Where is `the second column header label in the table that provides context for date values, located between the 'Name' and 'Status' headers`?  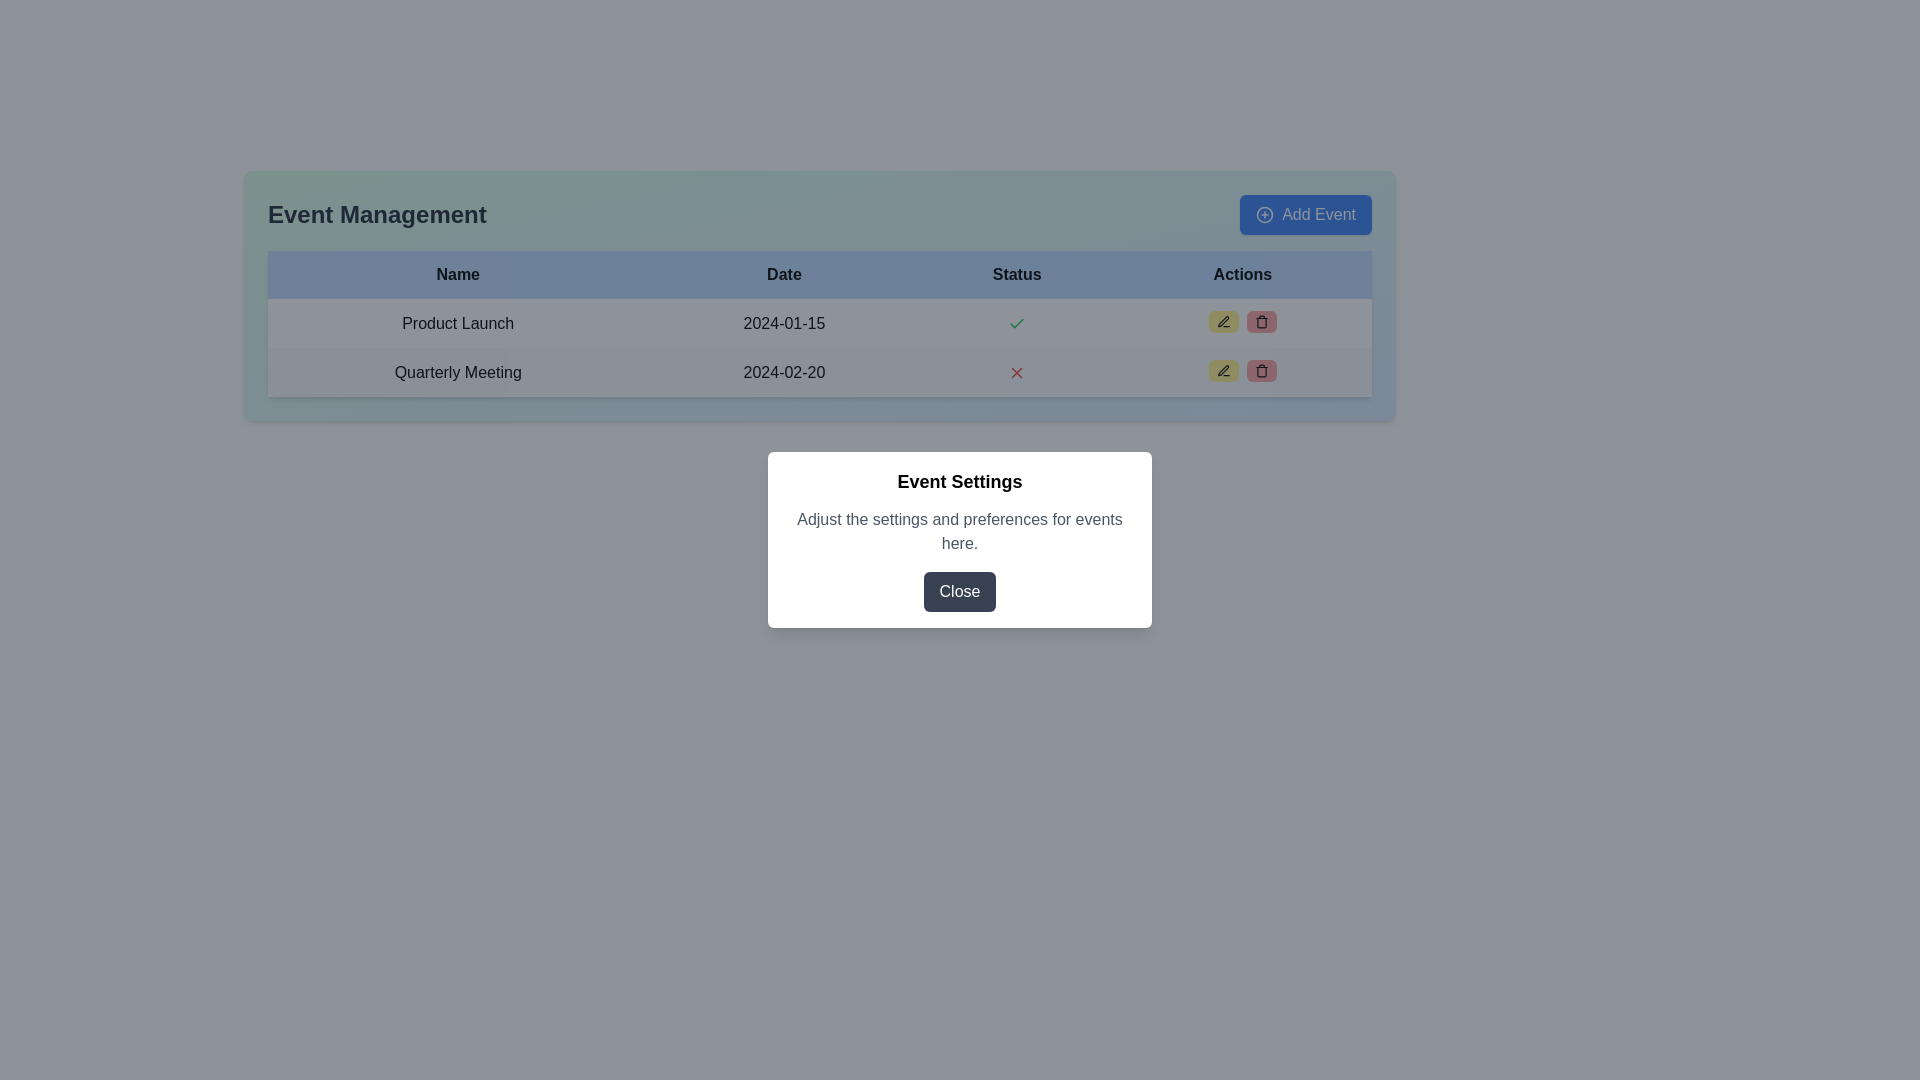
the second column header label in the table that provides context for date values, located between the 'Name' and 'Status' headers is located at coordinates (783, 274).